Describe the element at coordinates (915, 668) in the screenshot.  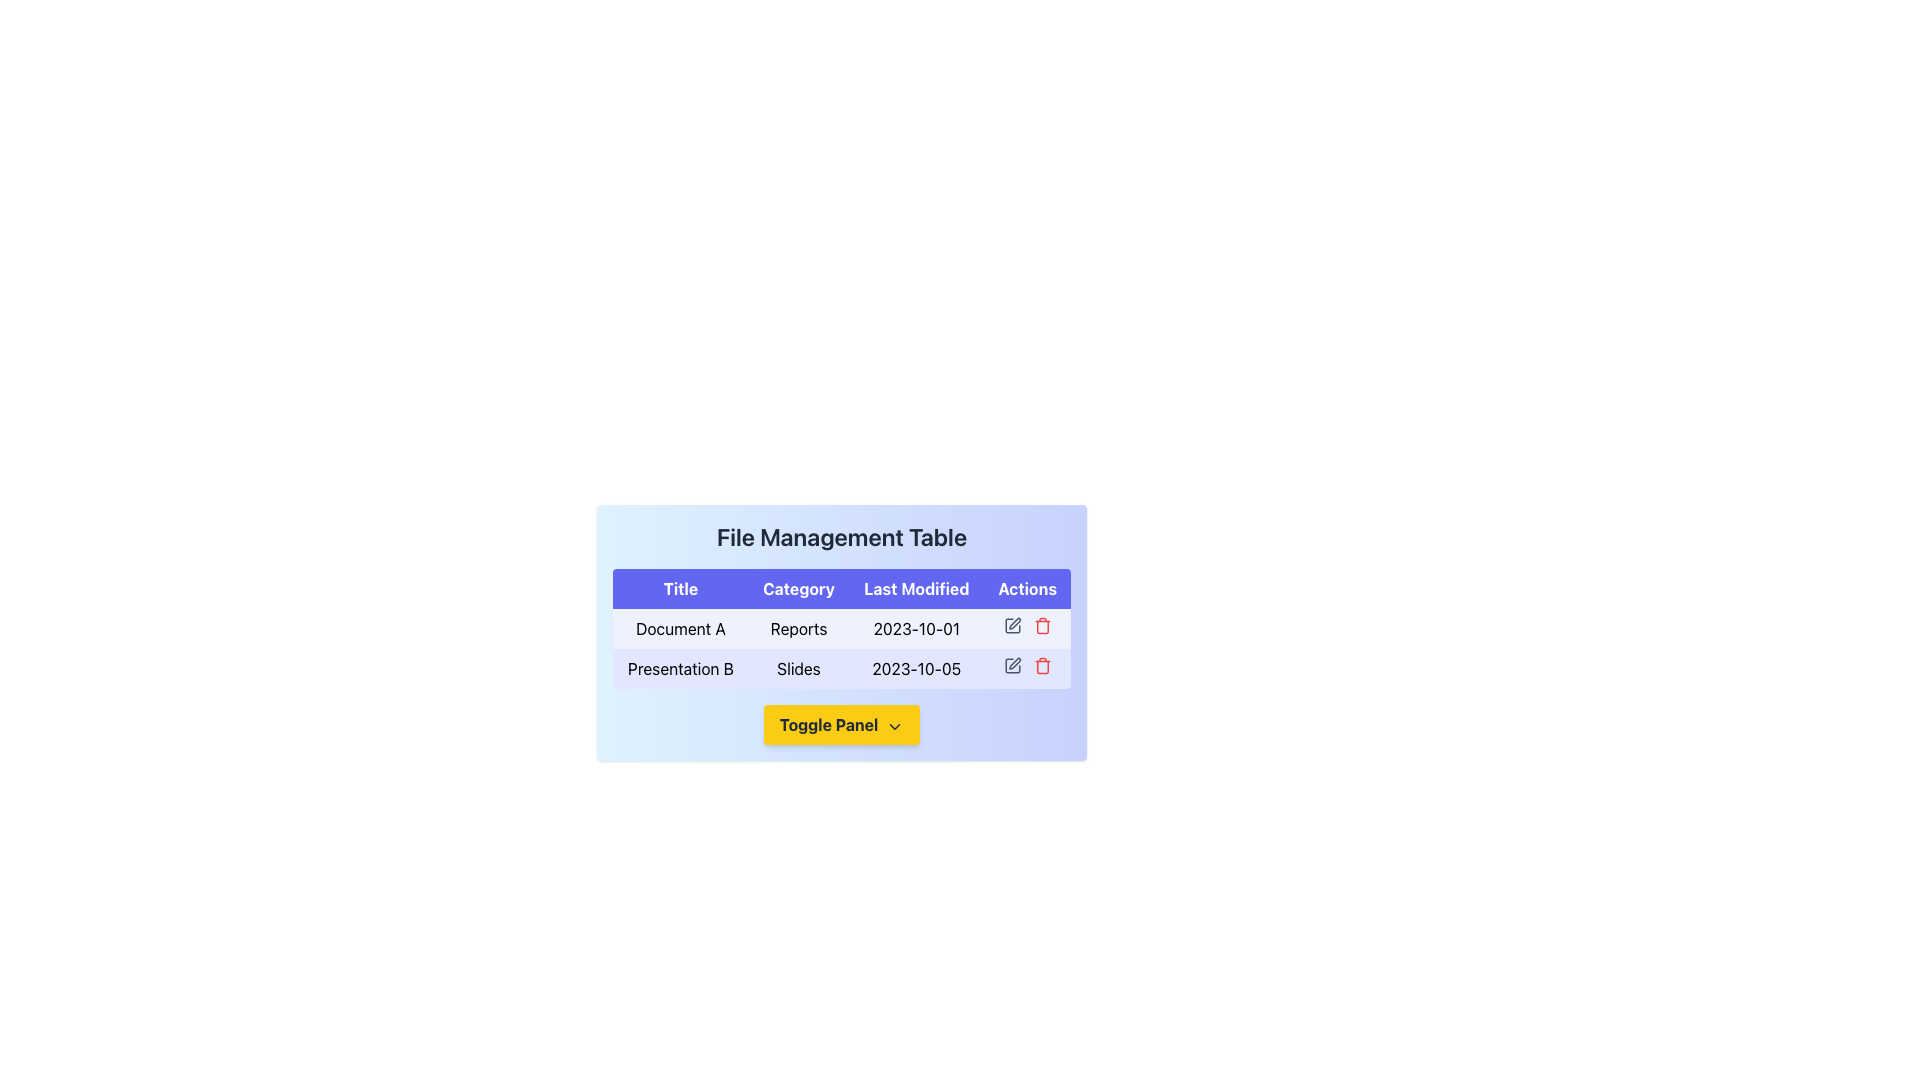
I see `the text field displaying the last modified date of 'Presentation B' located under the 'Last Modified' header in the second row` at that location.